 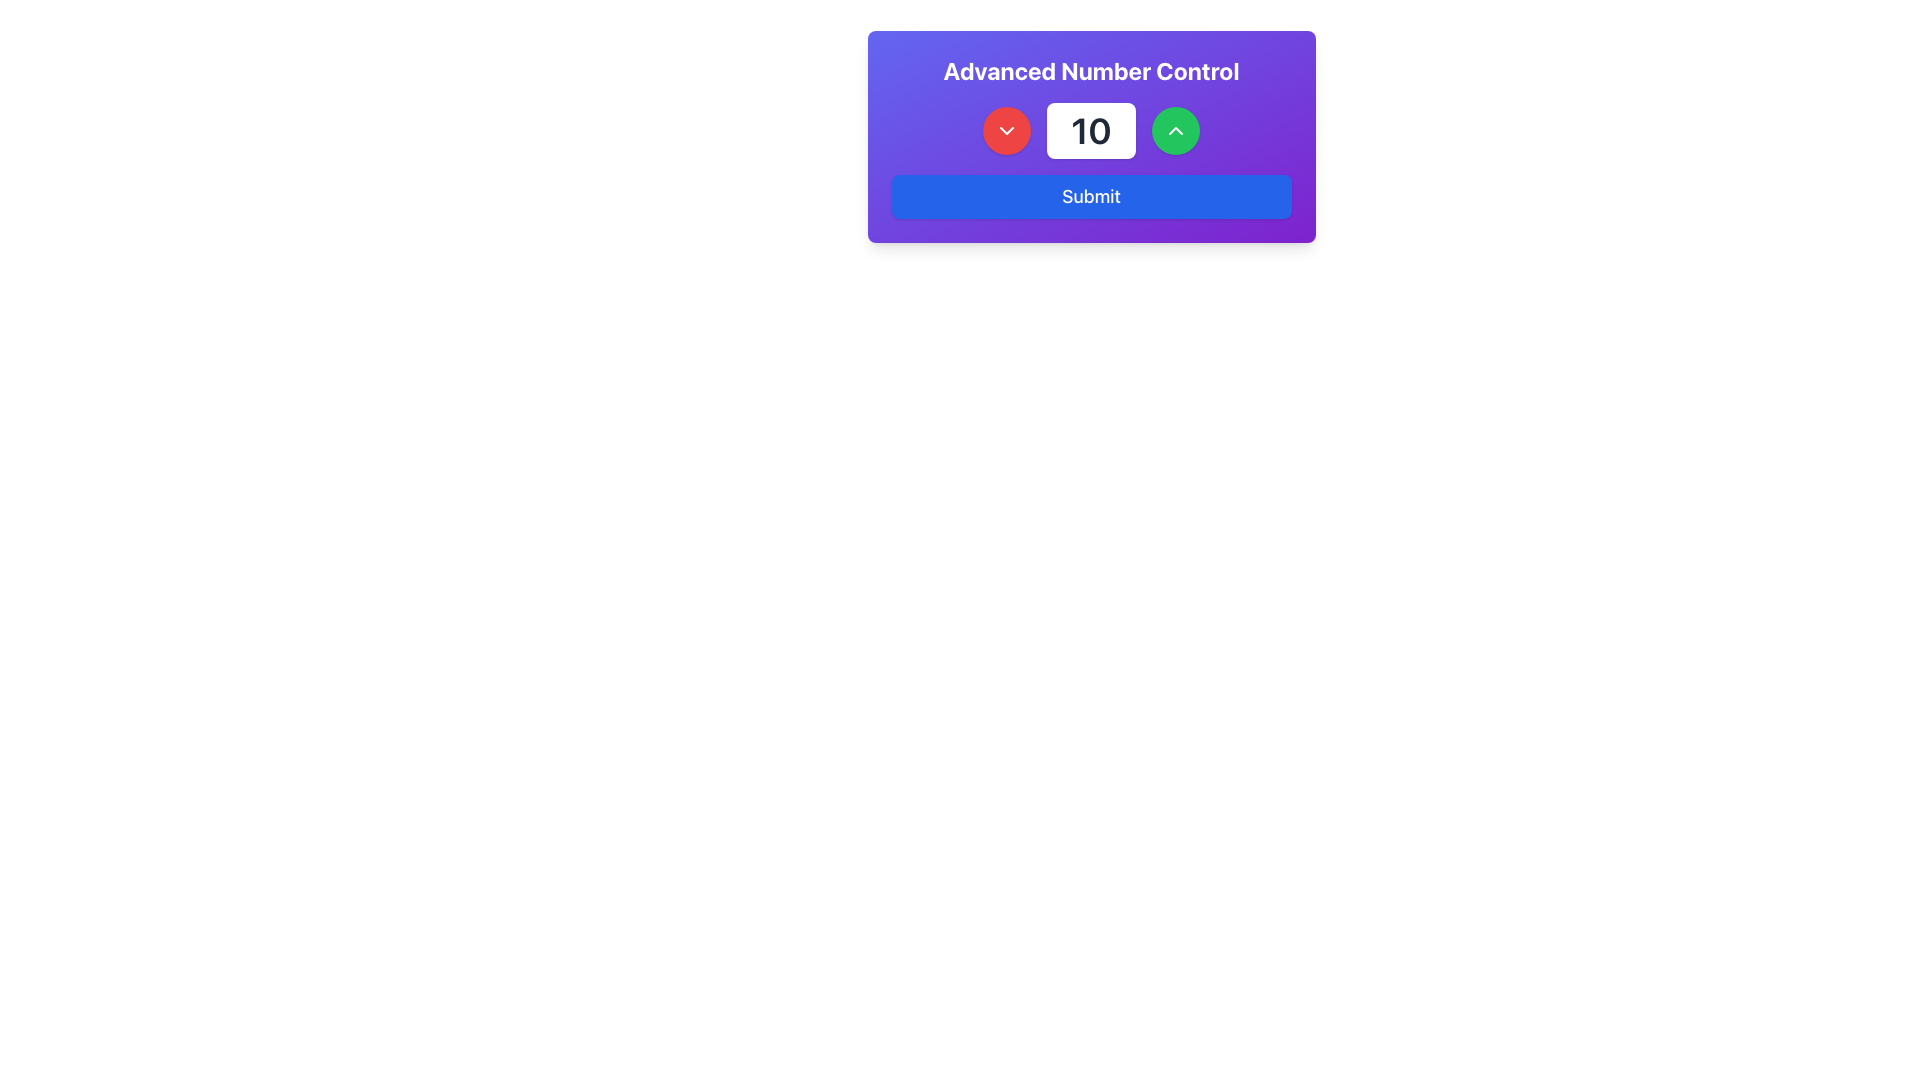 What do you see at coordinates (1175, 131) in the screenshot?
I see `the increment control circular button located on the right side of the number input field` at bounding box center [1175, 131].